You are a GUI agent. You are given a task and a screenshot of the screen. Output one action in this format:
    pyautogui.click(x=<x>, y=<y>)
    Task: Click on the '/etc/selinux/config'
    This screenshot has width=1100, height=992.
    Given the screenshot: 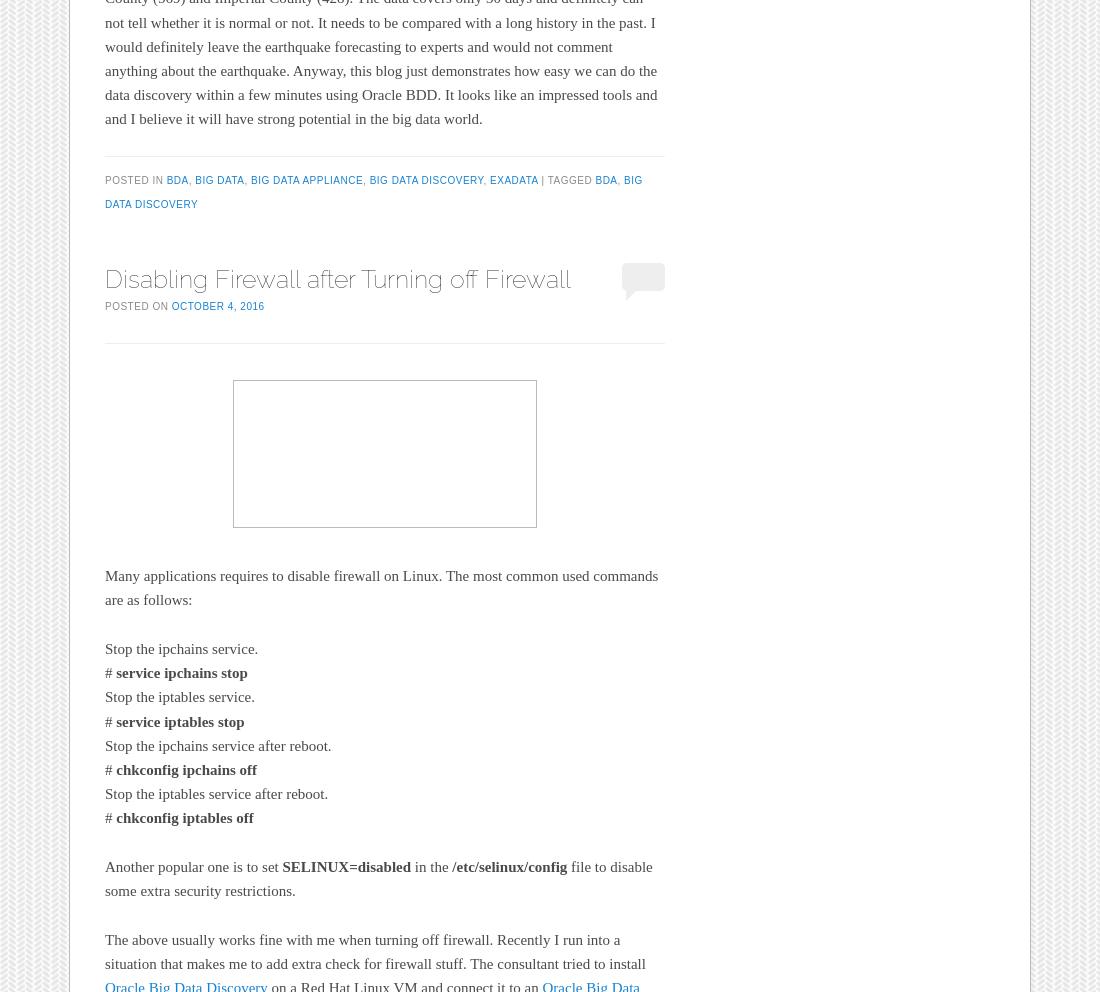 What is the action you would take?
    pyautogui.click(x=450, y=866)
    